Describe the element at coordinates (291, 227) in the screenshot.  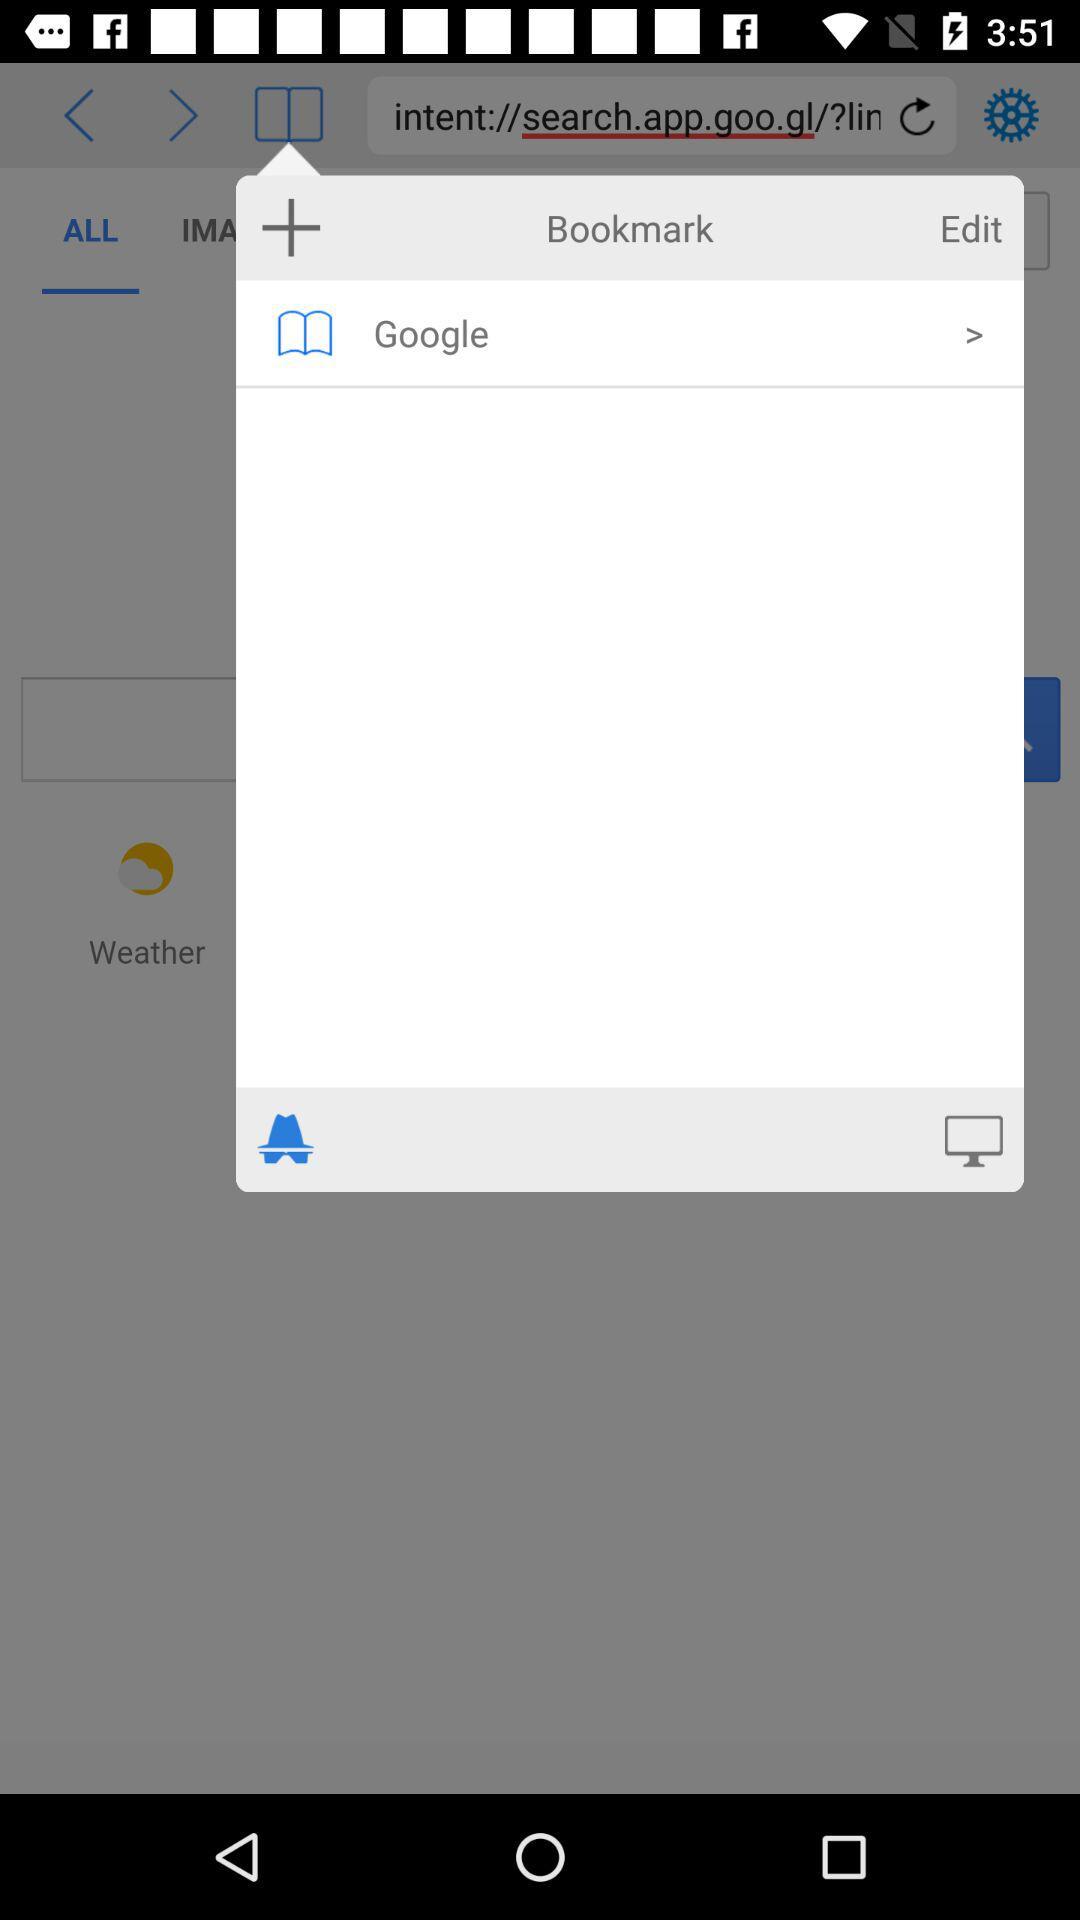
I see `item next to the bookmark` at that location.